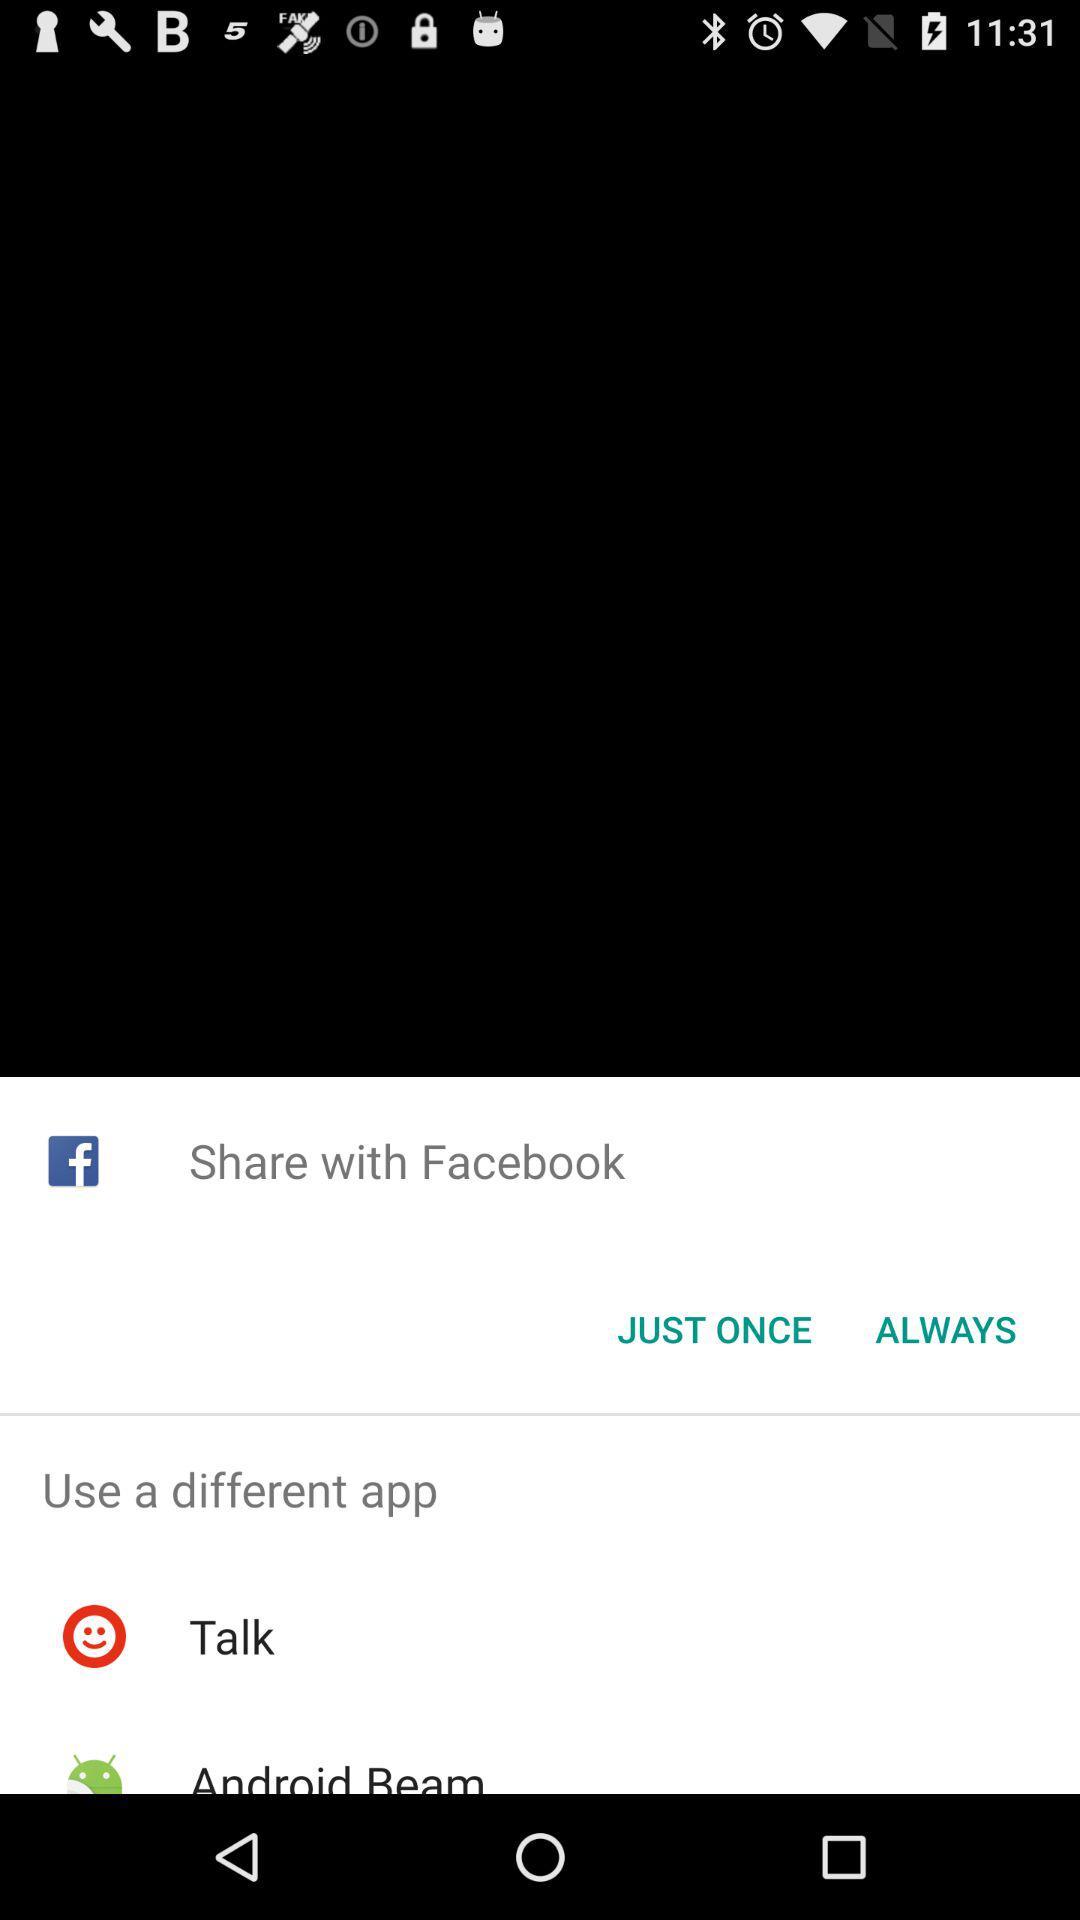 The image size is (1080, 1920). What do you see at coordinates (713, 1329) in the screenshot?
I see `icon below the share with facebook item` at bounding box center [713, 1329].